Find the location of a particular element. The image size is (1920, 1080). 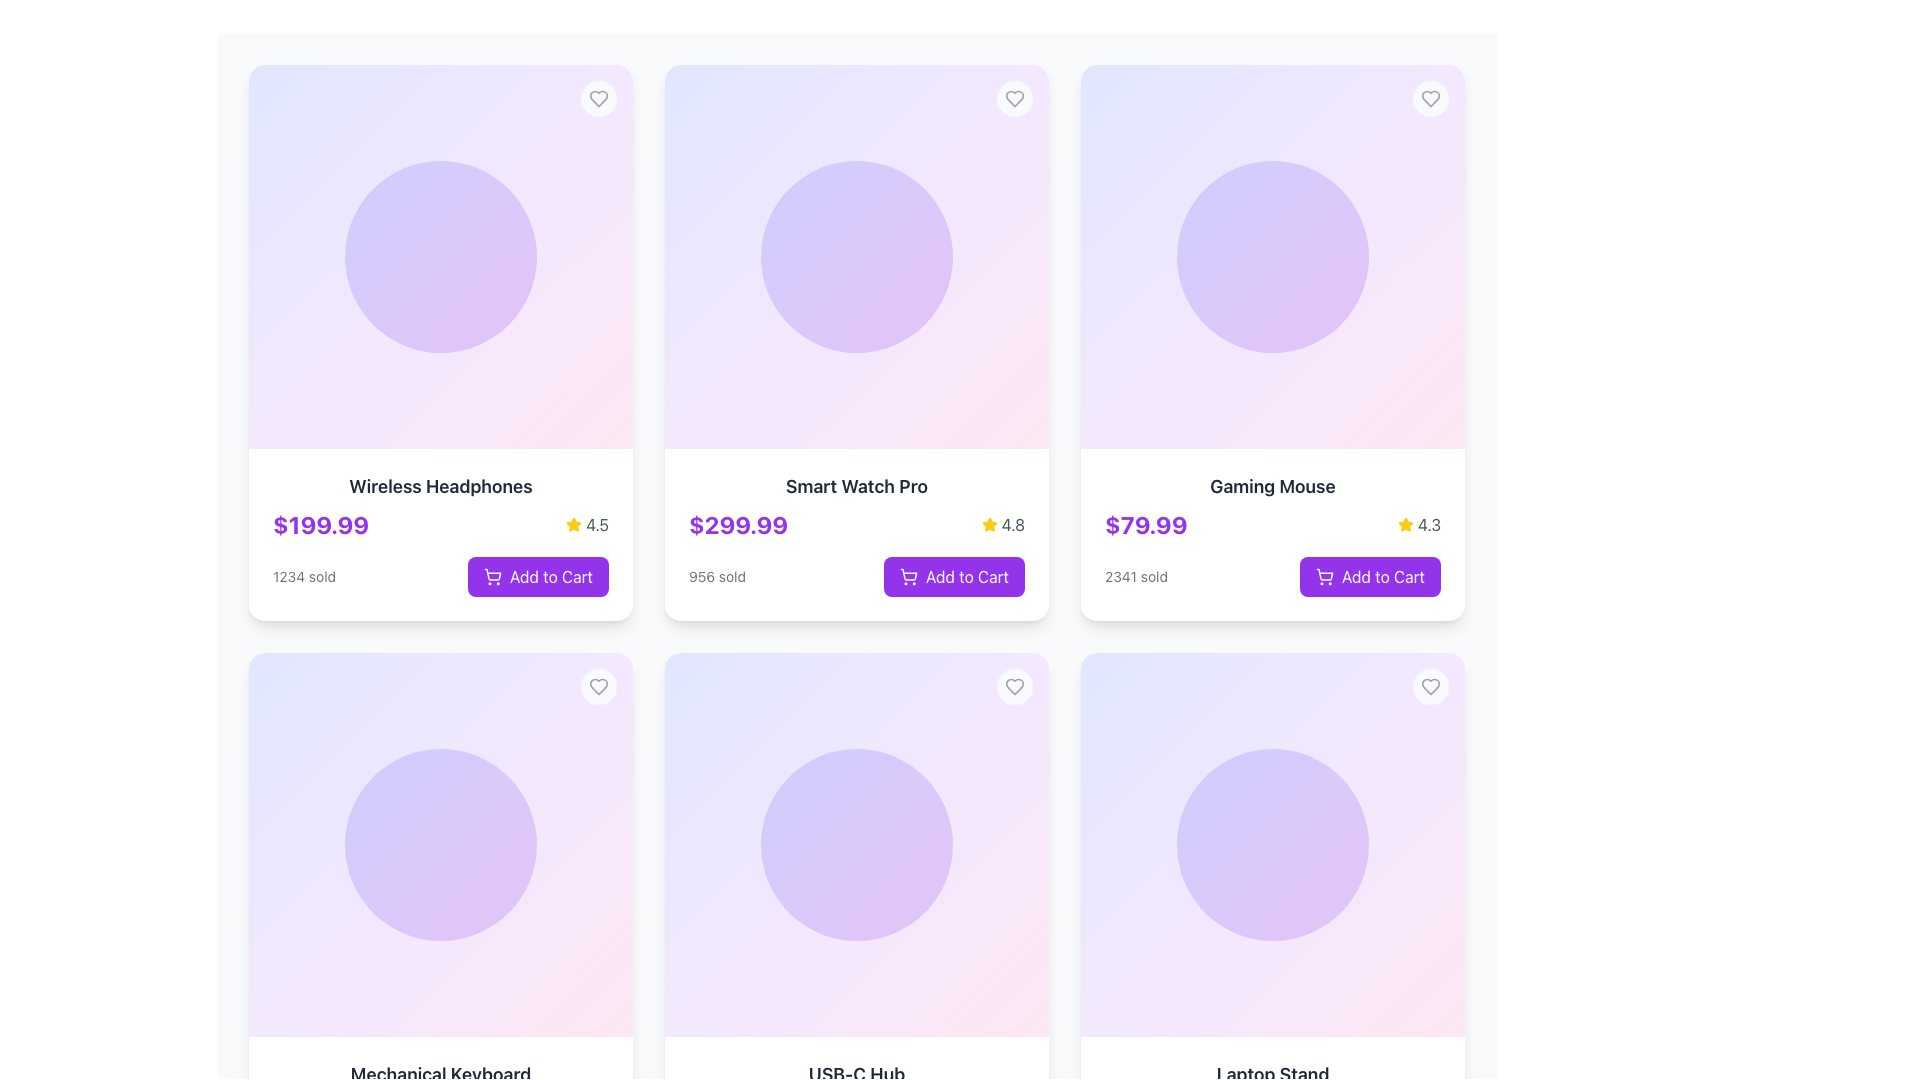

the heart icon in the top-right corner of the card displaying details of the 'Gaming Mouse' to favorite or like the item is located at coordinates (1429, 99).